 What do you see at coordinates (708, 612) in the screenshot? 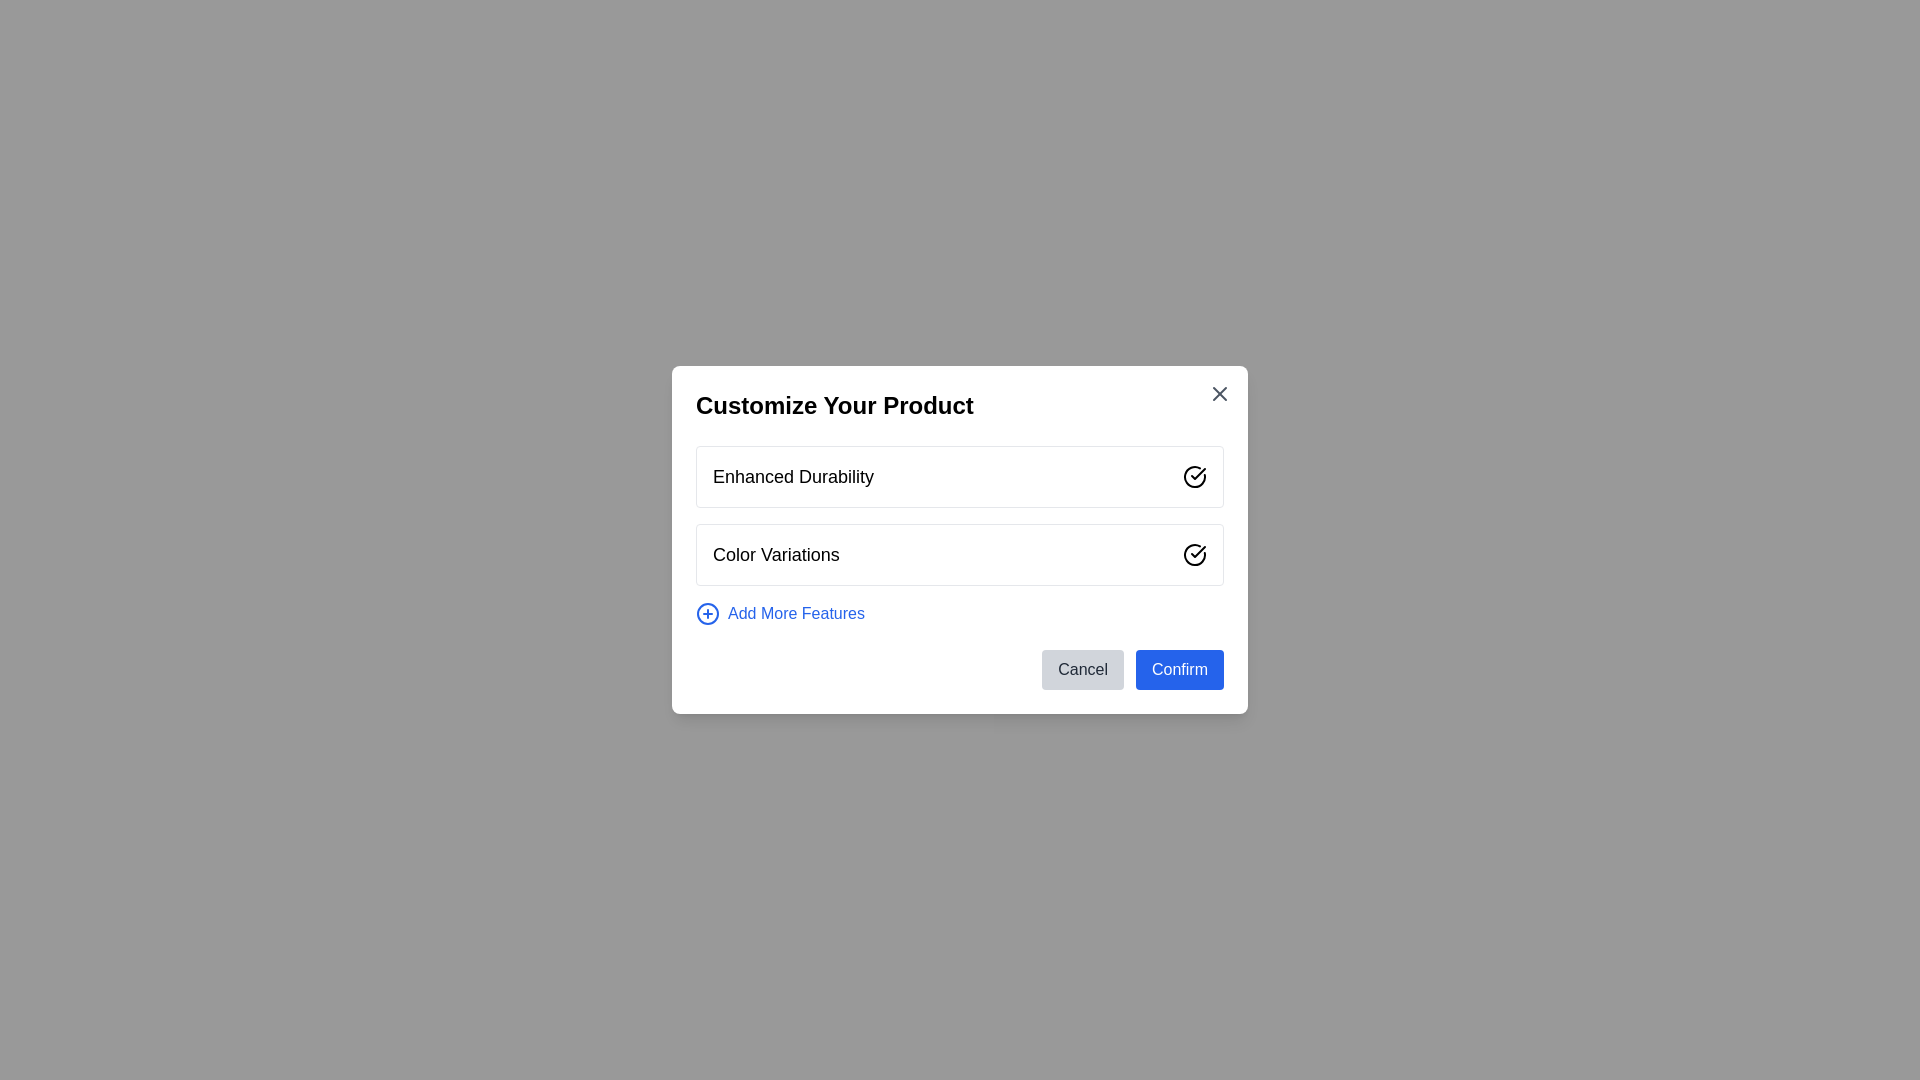
I see `the icon that visually represents the action to 'add' or 'expand' features, located to the left of the text 'Add More Features'` at bounding box center [708, 612].